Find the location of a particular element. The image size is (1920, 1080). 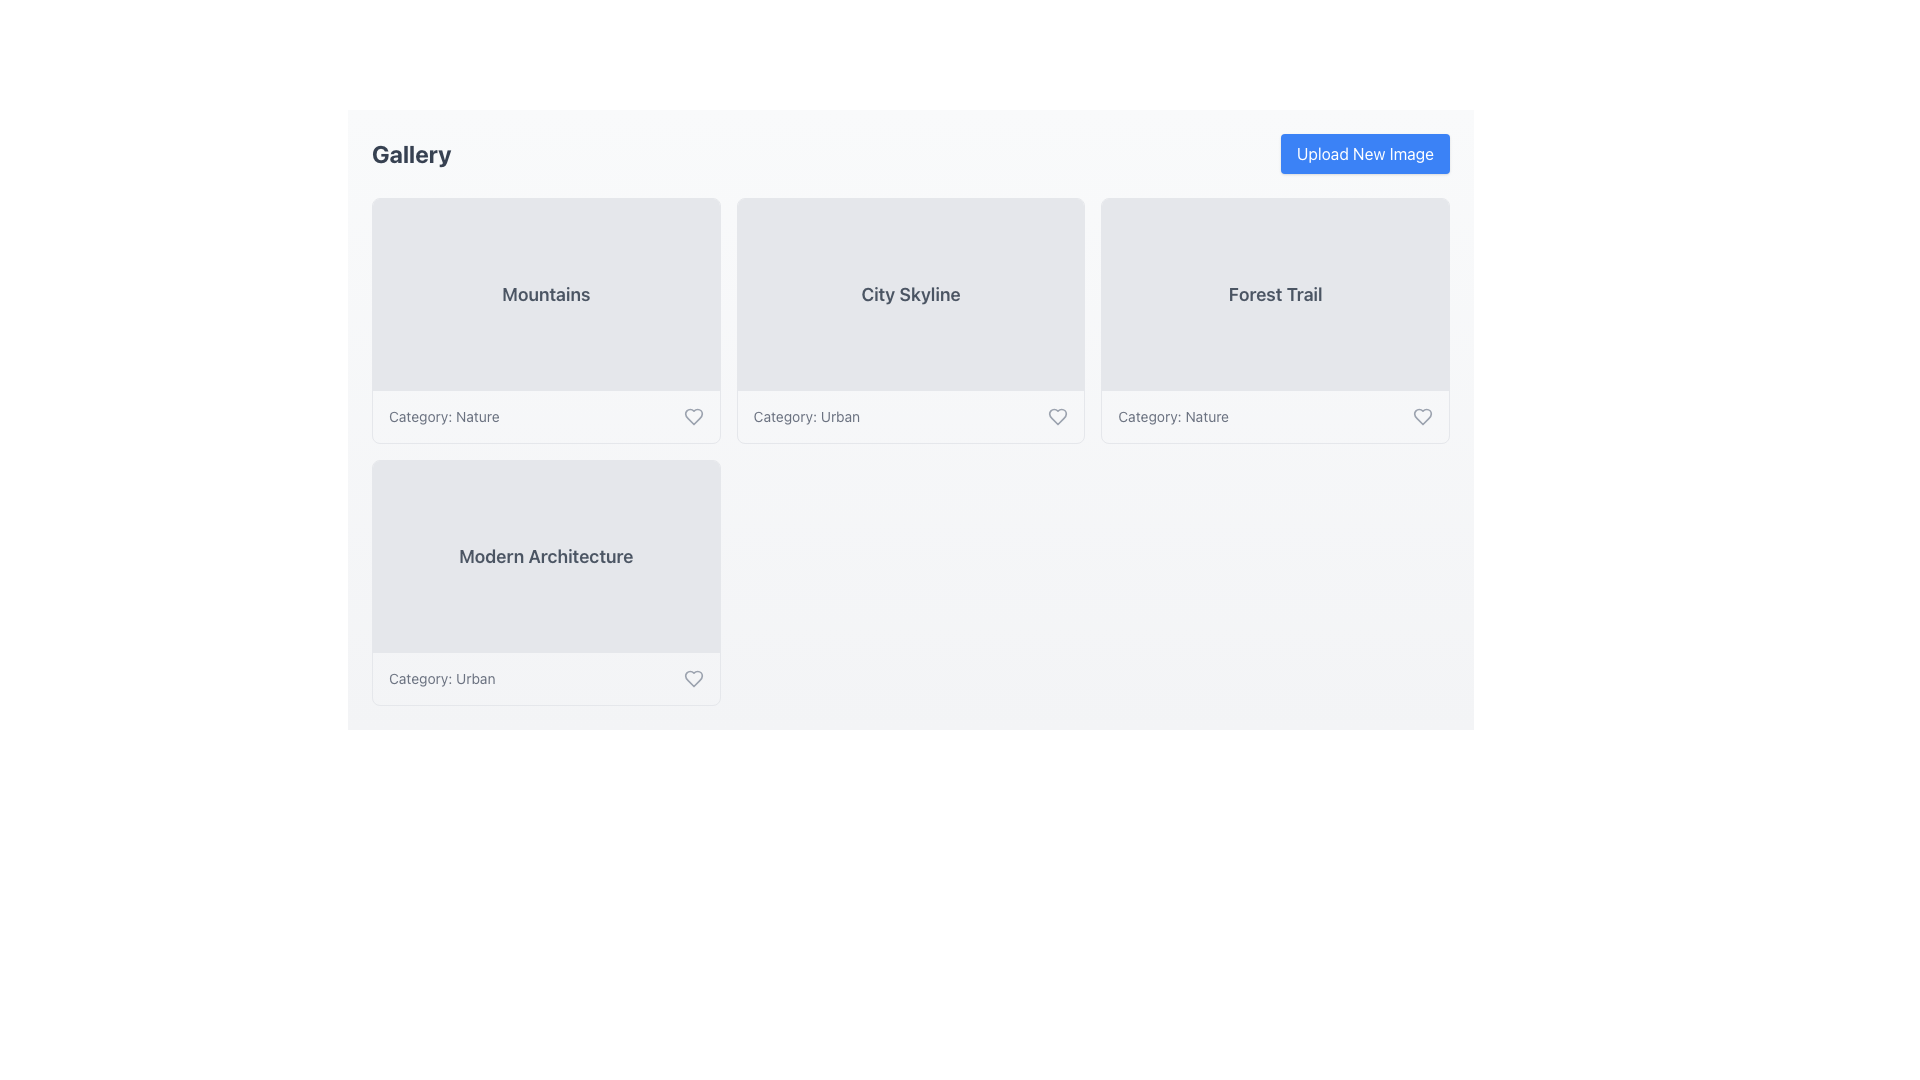

the 'City Skyline' card is located at coordinates (910, 319).